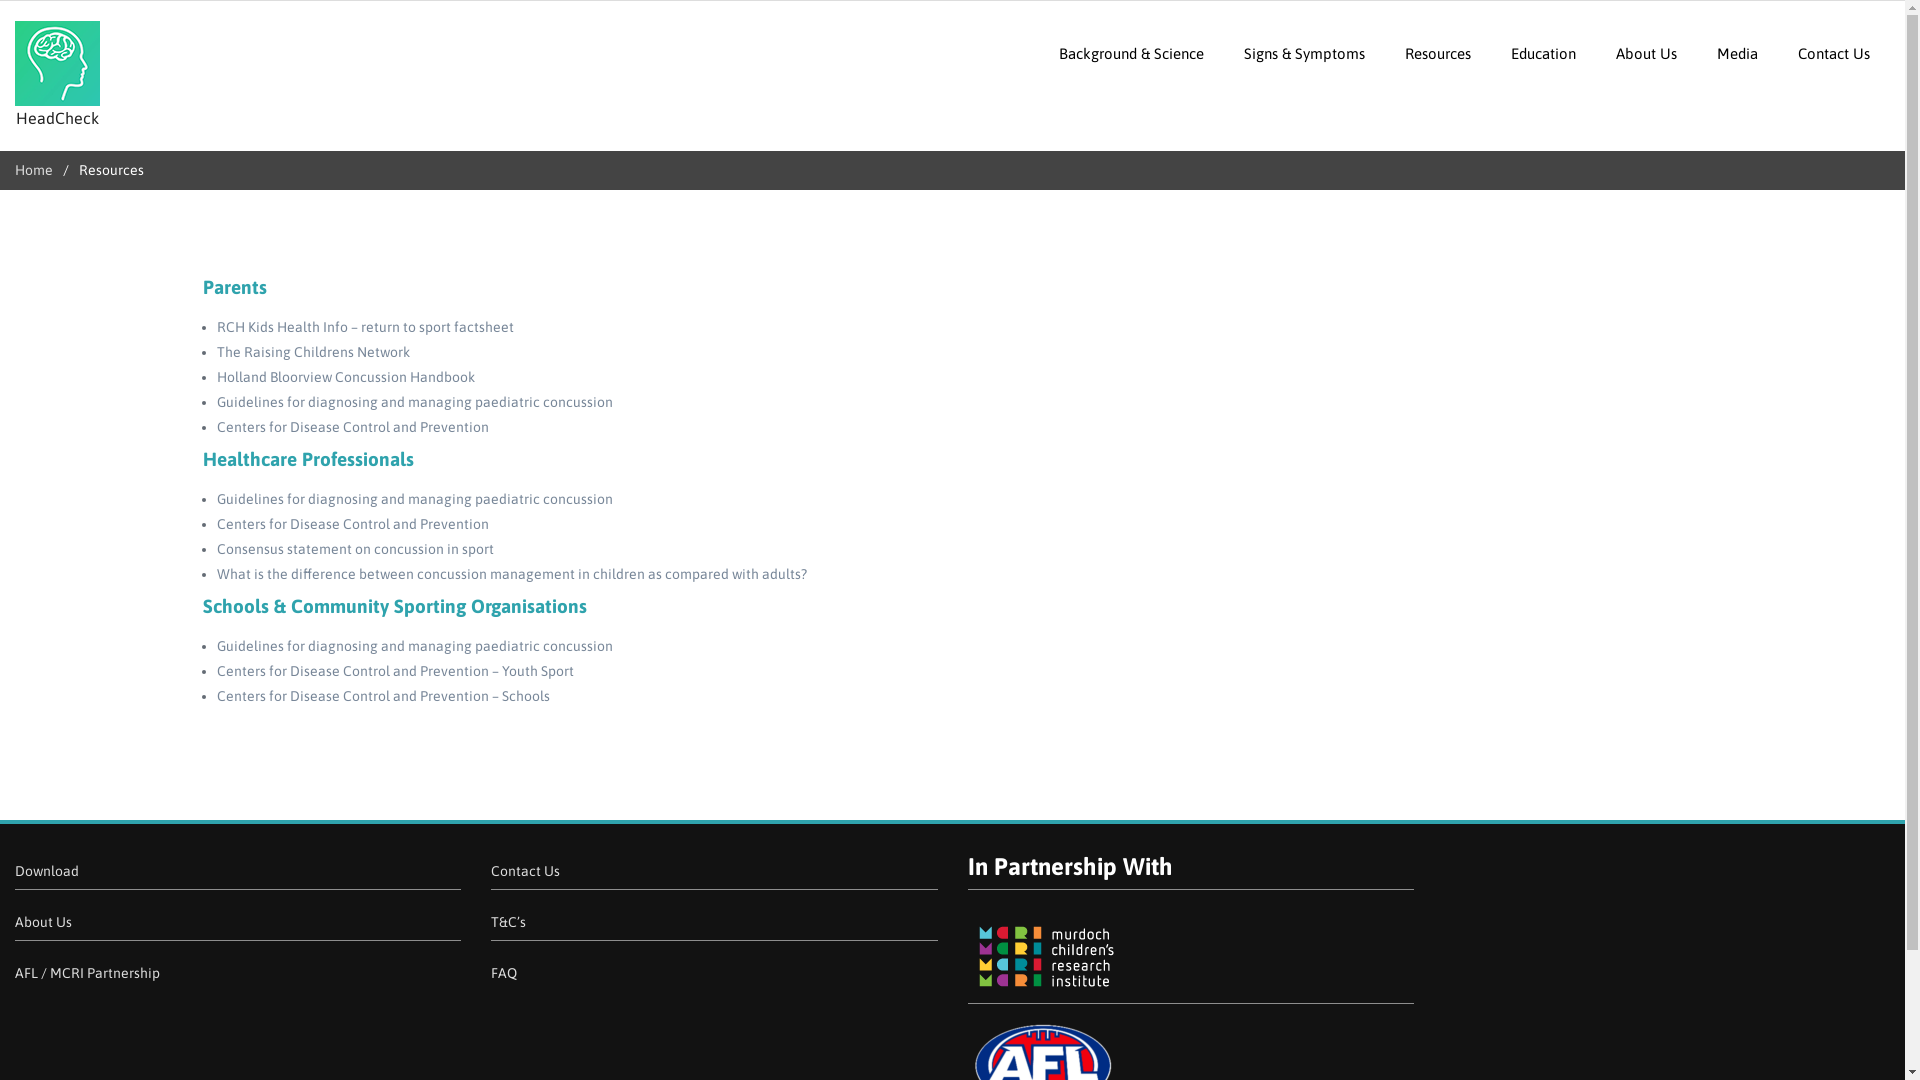 This screenshot has height=1080, width=1920. What do you see at coordinates (1833, 52) in the screenshot?
I see `'Contact Us'` at bounding box center [1833, 52].